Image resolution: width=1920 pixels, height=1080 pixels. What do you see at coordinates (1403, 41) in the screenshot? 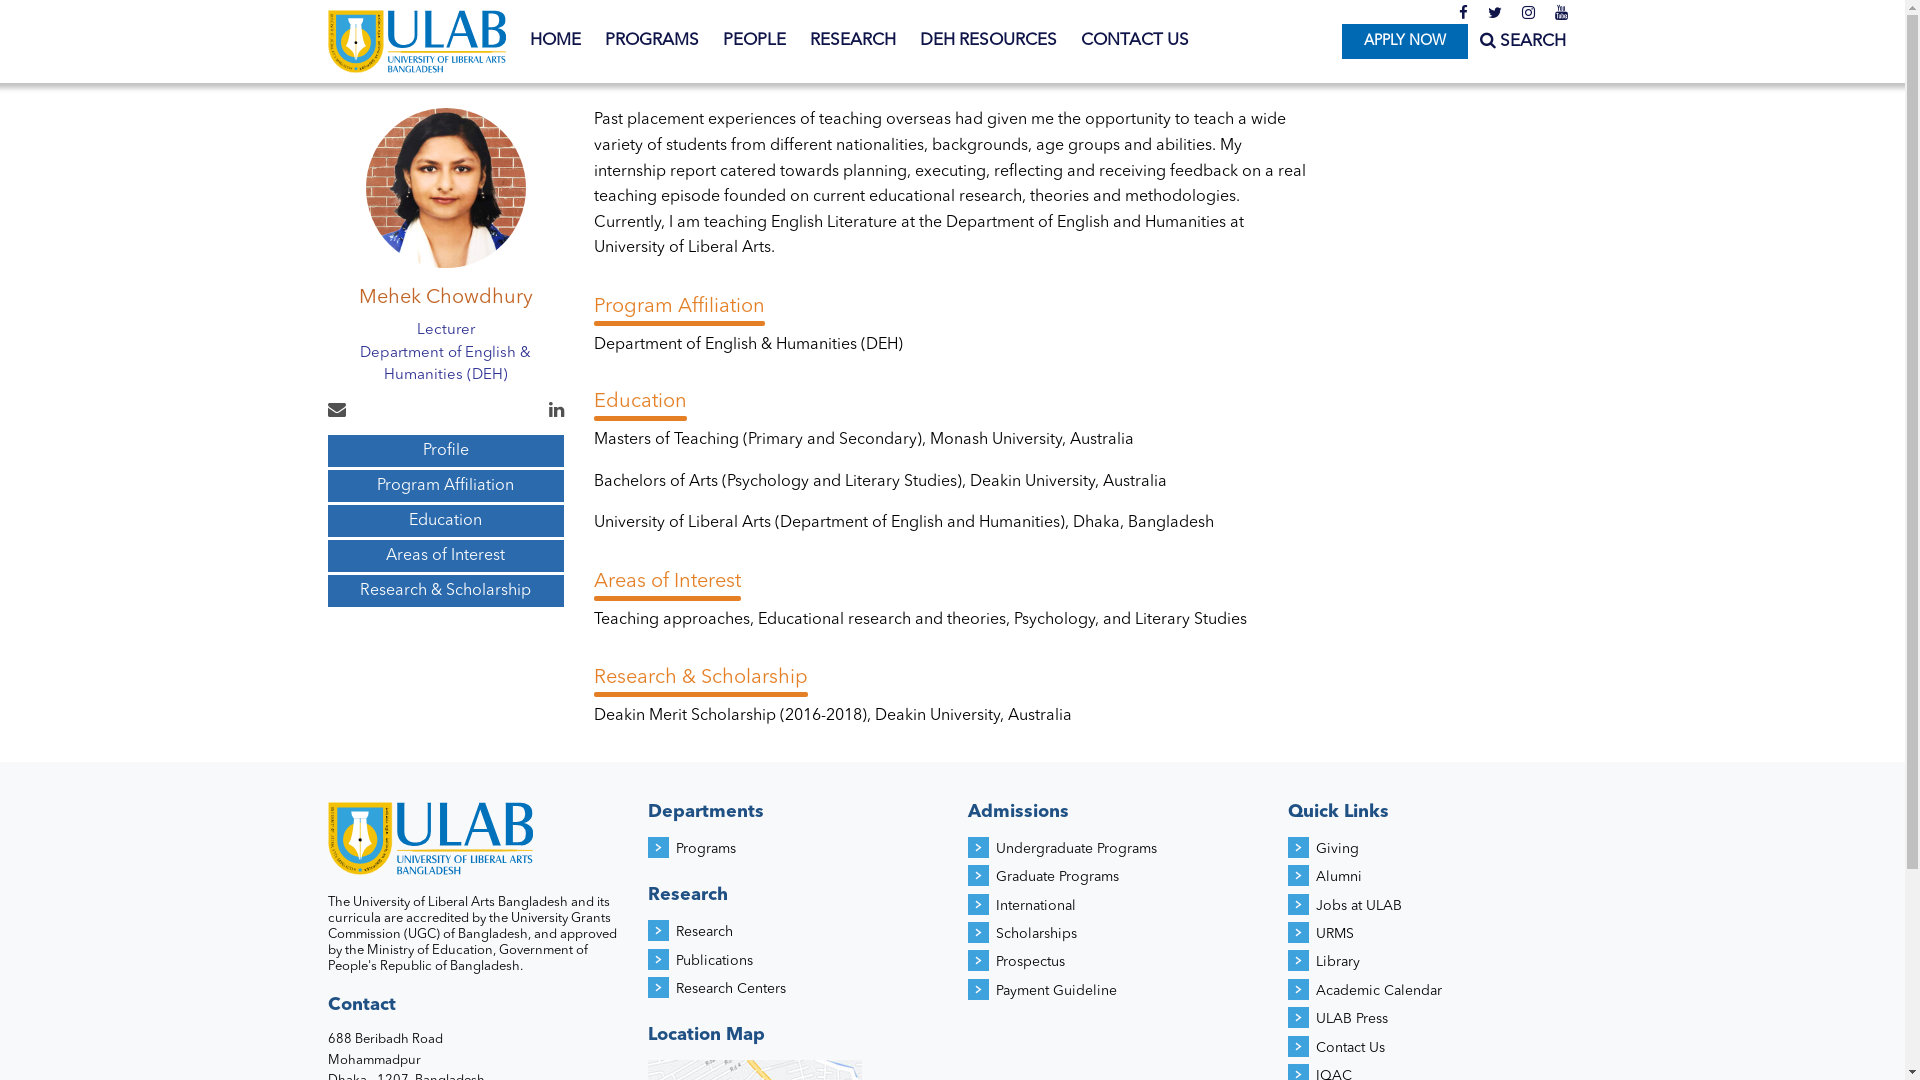
I see `'APPLY NOW'` at bounding box center [1403, 41].